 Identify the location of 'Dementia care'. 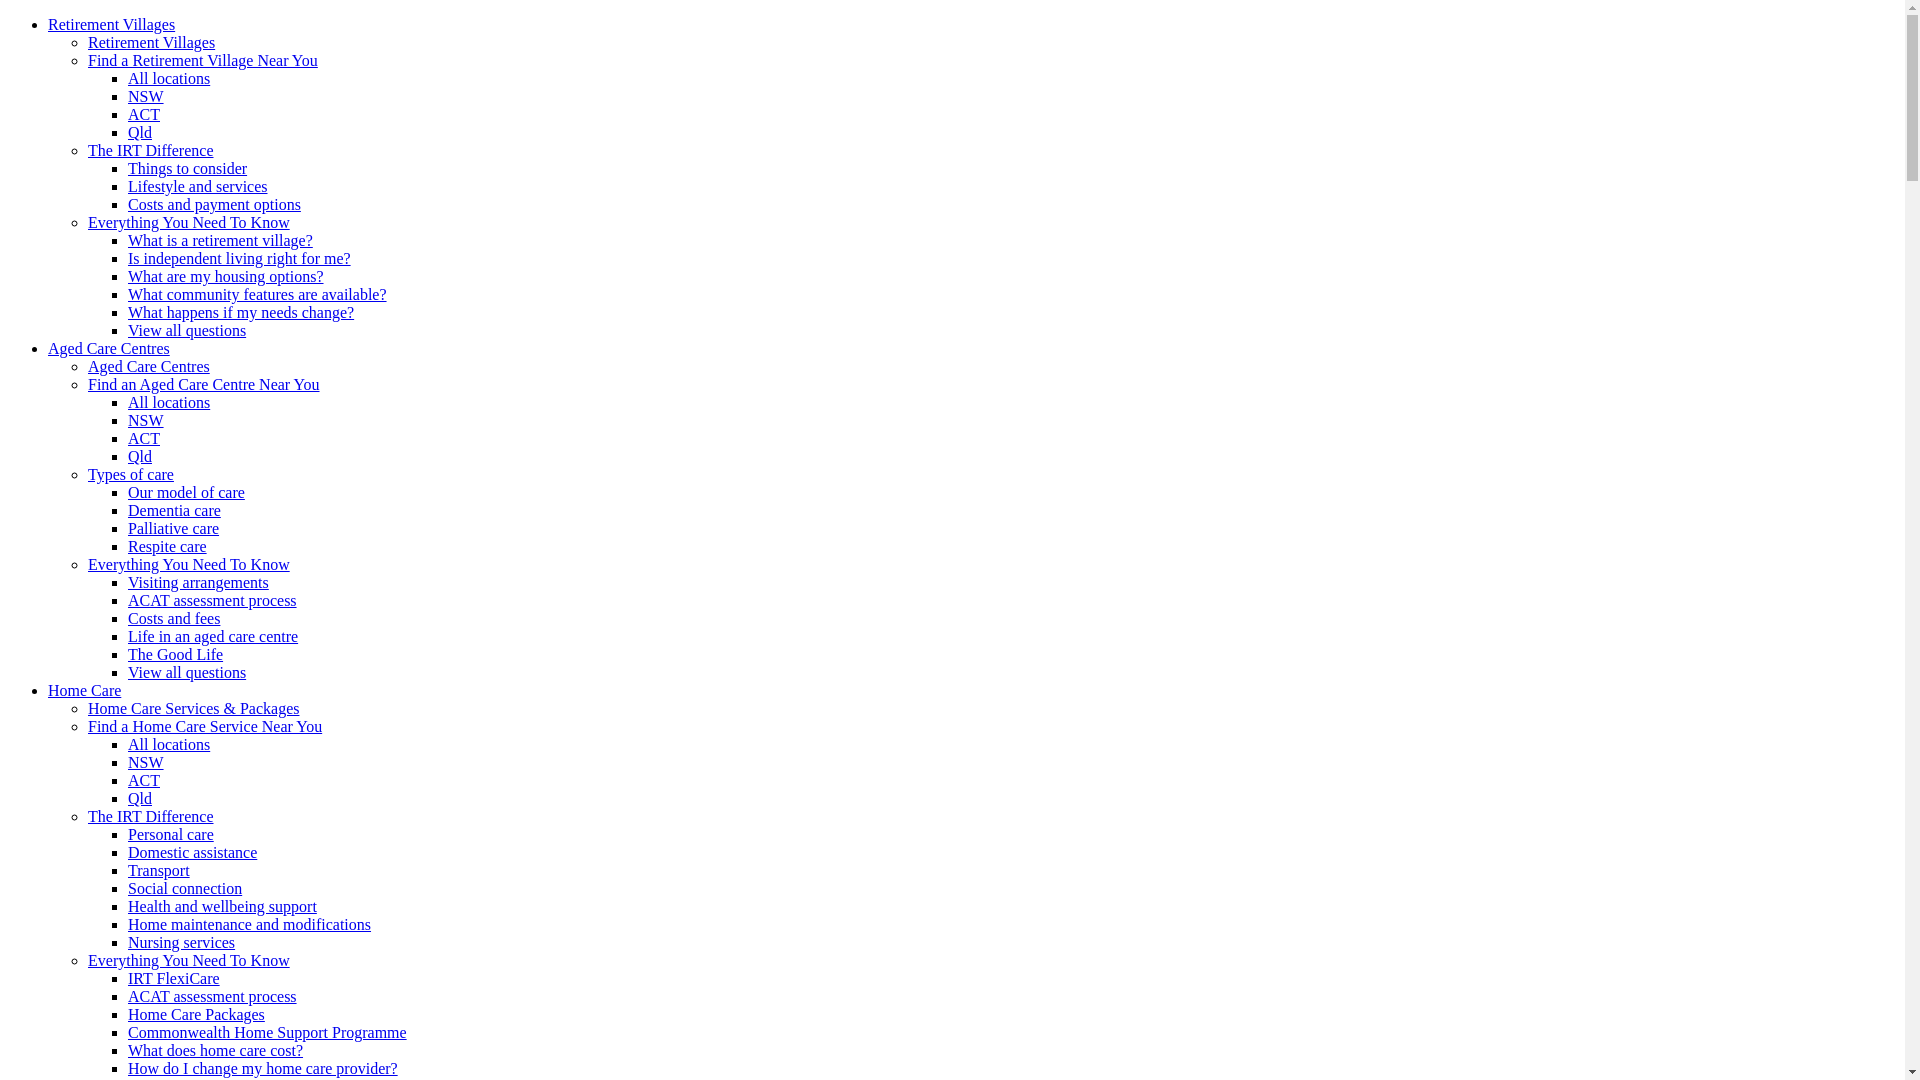
(174, 509).